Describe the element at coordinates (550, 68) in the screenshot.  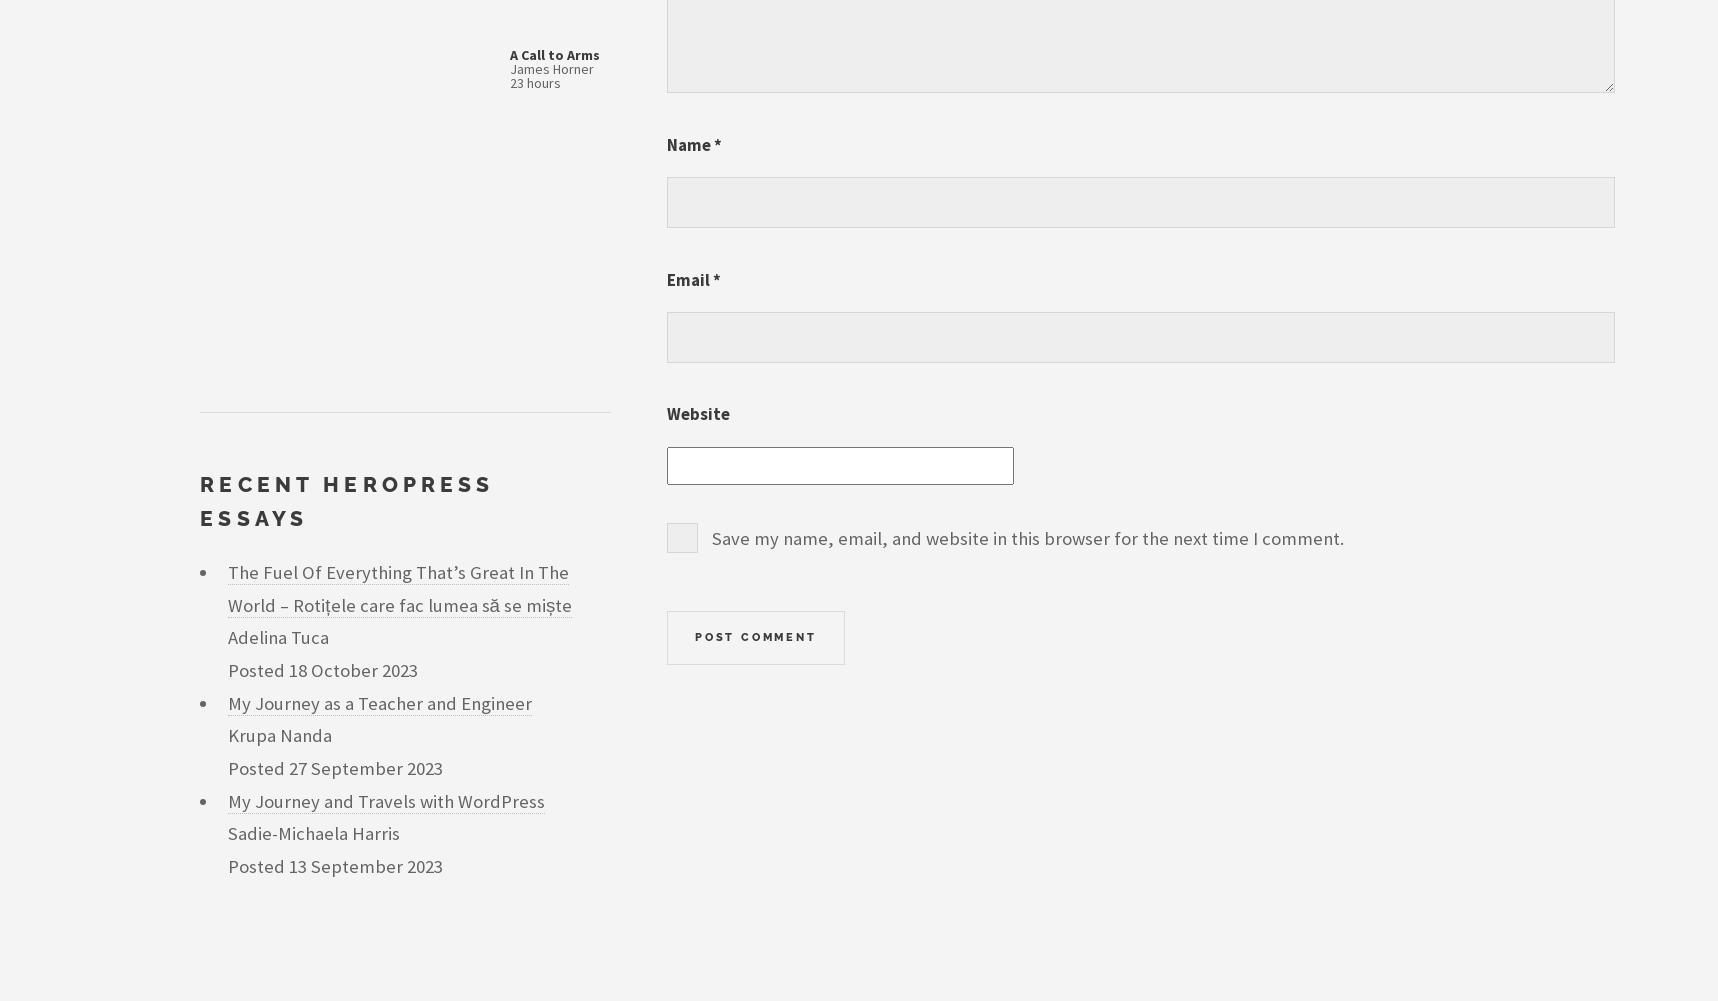
I see `'James Horner'` at that location.